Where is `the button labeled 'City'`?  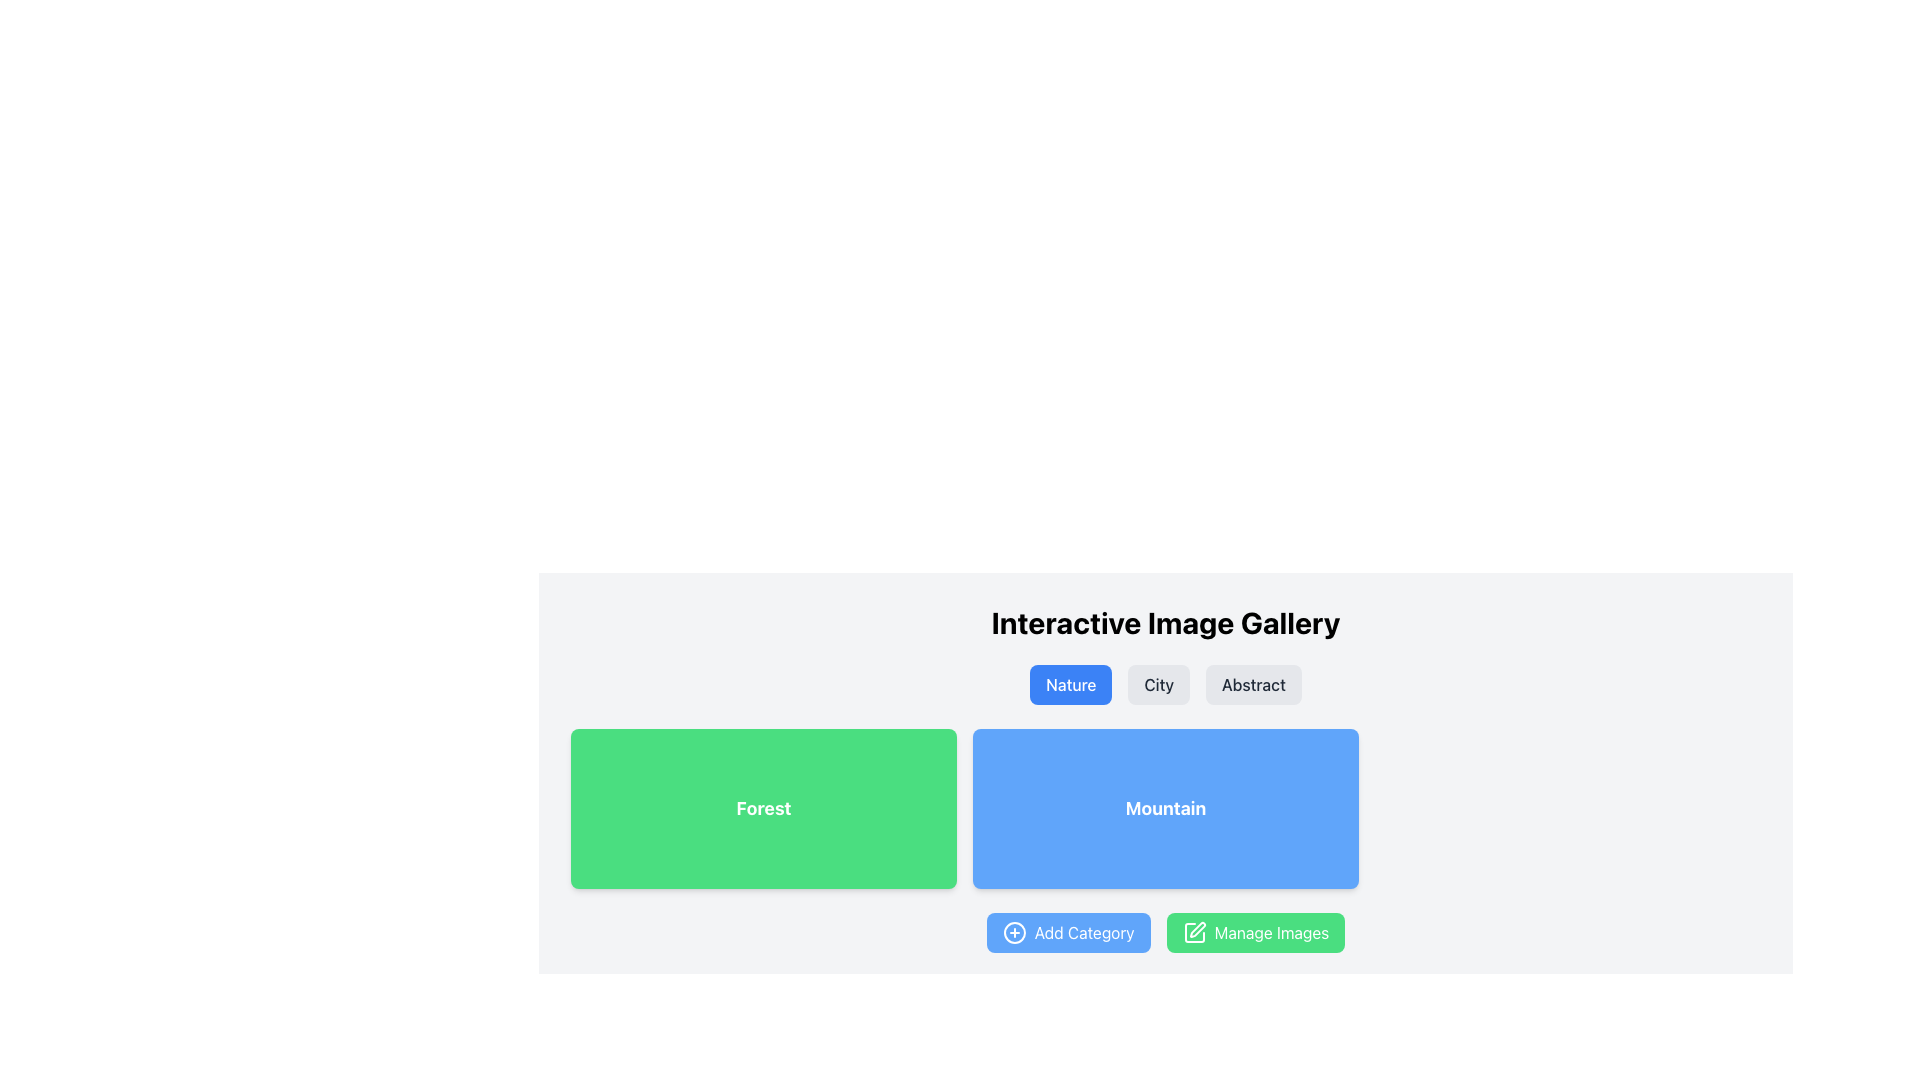
the button labeled 'City' is located at coordinates (1159, 684).